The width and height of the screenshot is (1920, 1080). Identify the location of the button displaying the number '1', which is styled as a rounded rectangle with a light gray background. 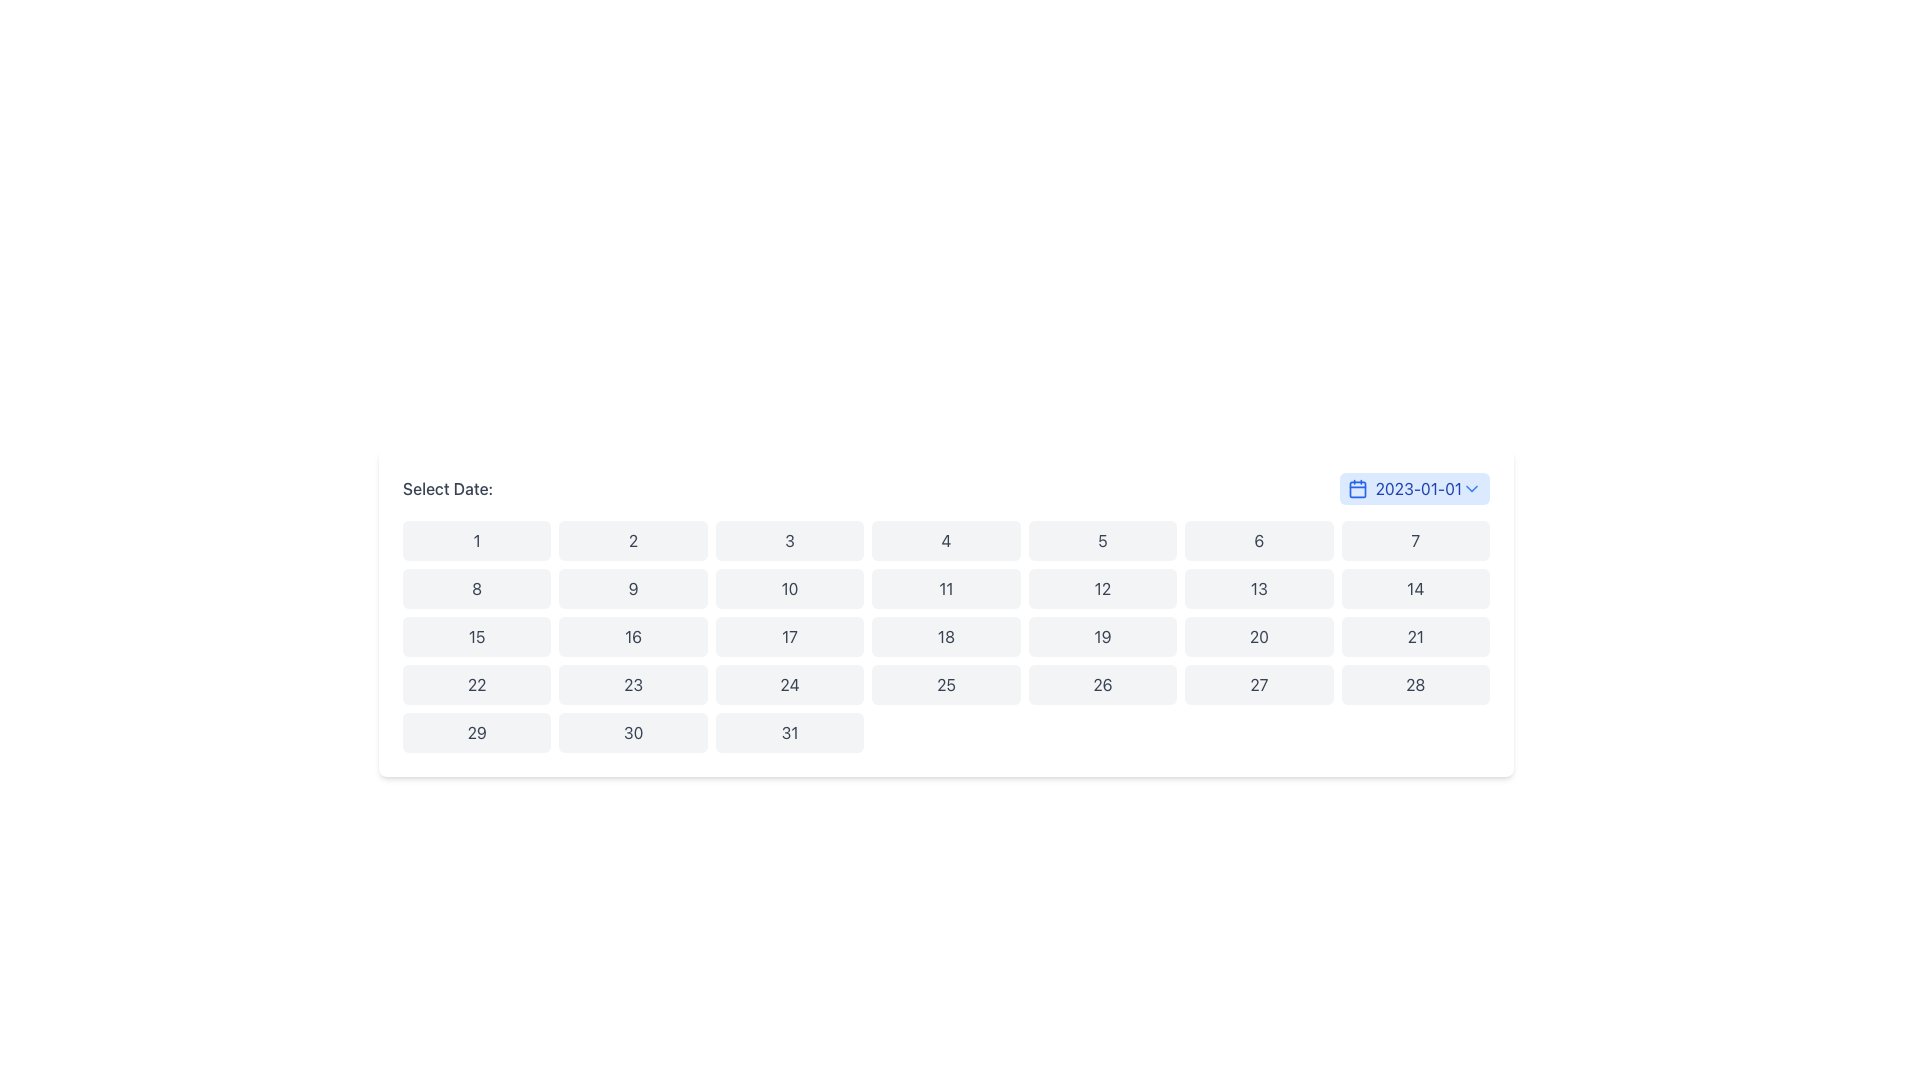
(476, 540).